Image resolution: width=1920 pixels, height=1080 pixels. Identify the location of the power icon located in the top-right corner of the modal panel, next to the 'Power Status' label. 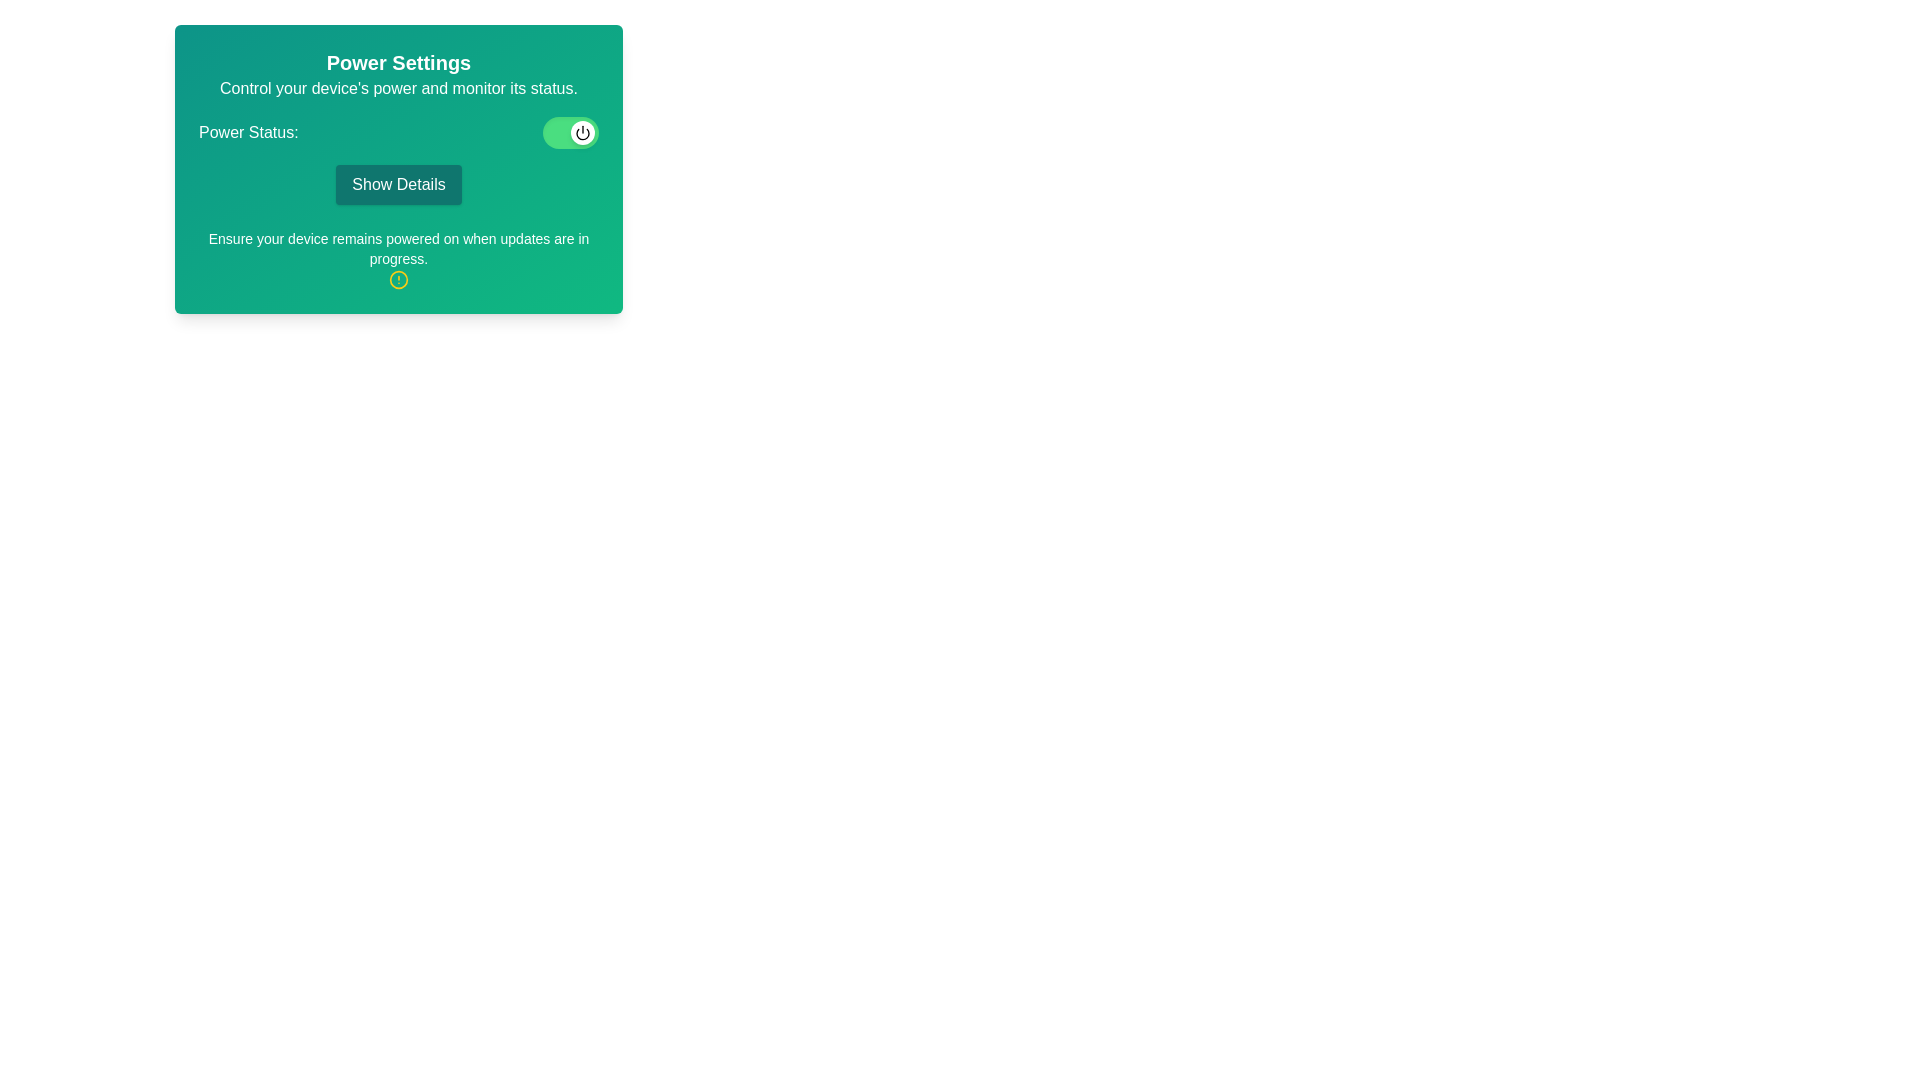
(581, 132).